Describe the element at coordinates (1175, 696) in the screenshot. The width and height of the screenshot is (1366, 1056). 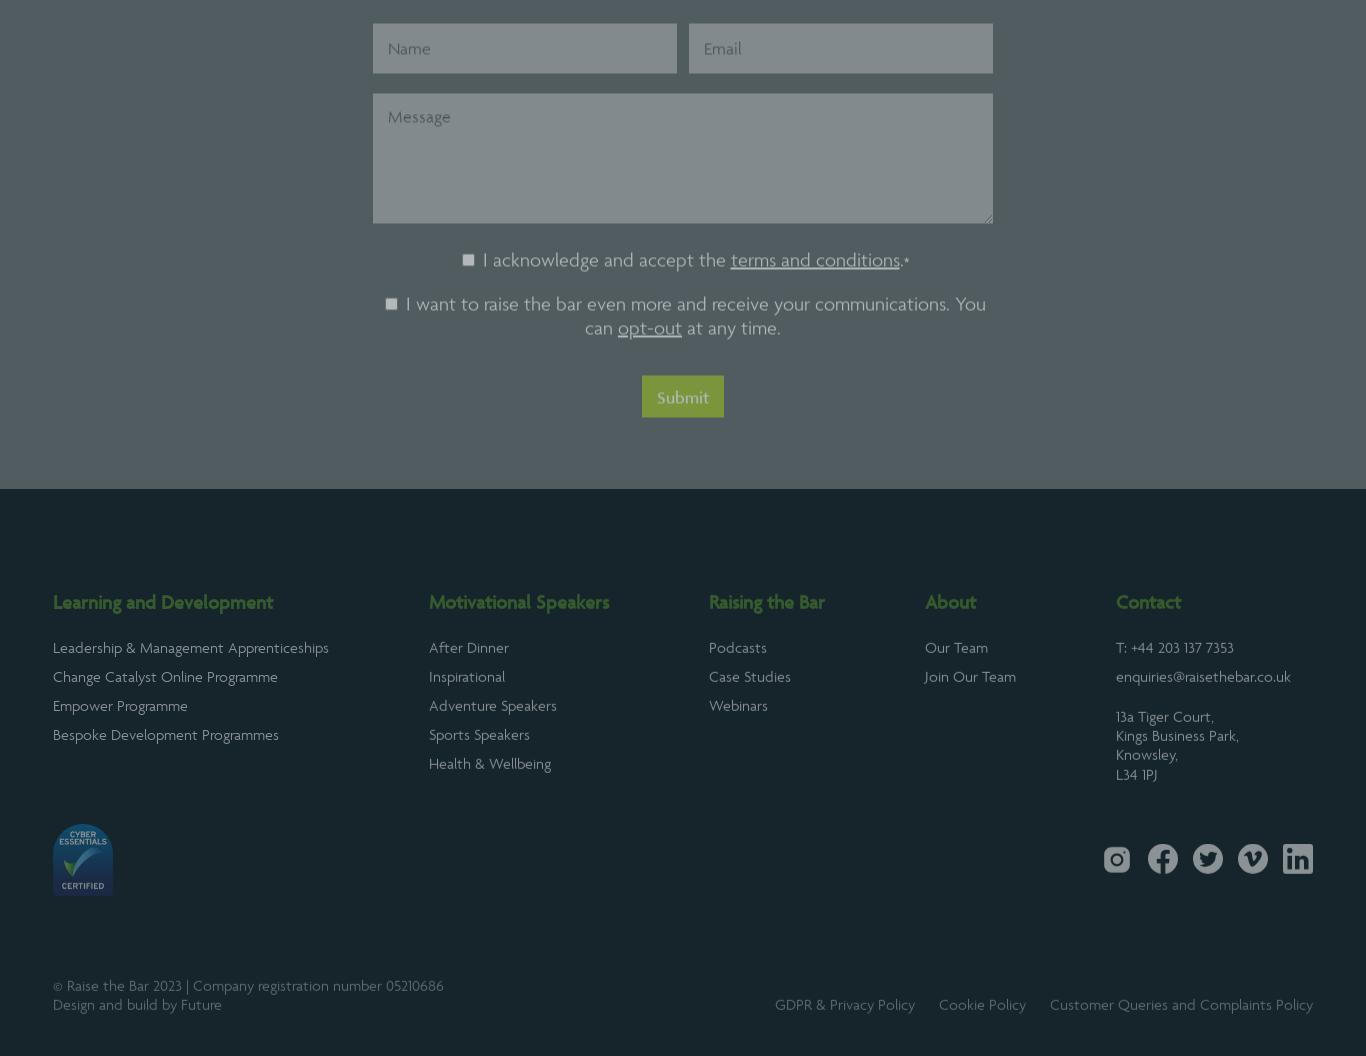
I see `'T: +44 203 137 7353'` at that location.